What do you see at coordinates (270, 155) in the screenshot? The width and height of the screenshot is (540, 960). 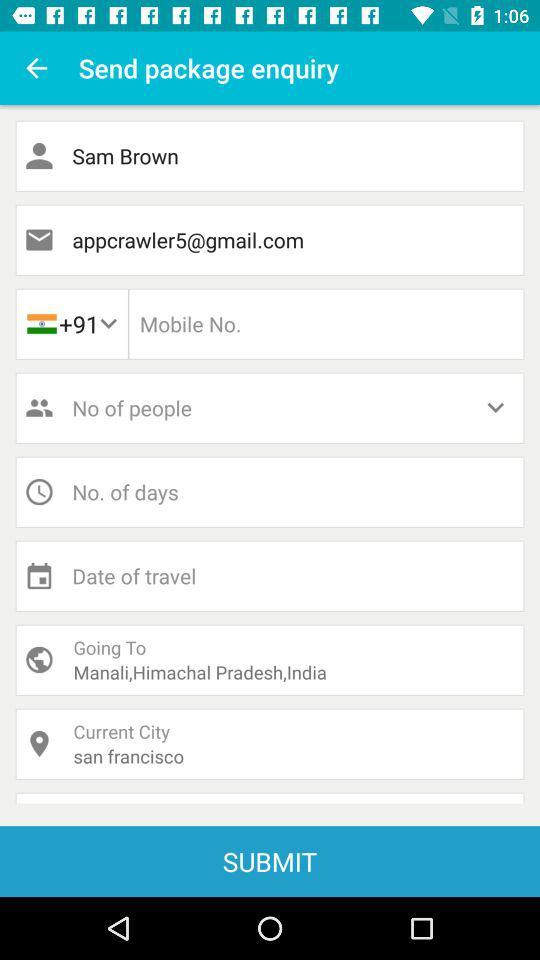 I see `the icon above the appcrawler5@gmail.com item` at bounding box center [270, 155].